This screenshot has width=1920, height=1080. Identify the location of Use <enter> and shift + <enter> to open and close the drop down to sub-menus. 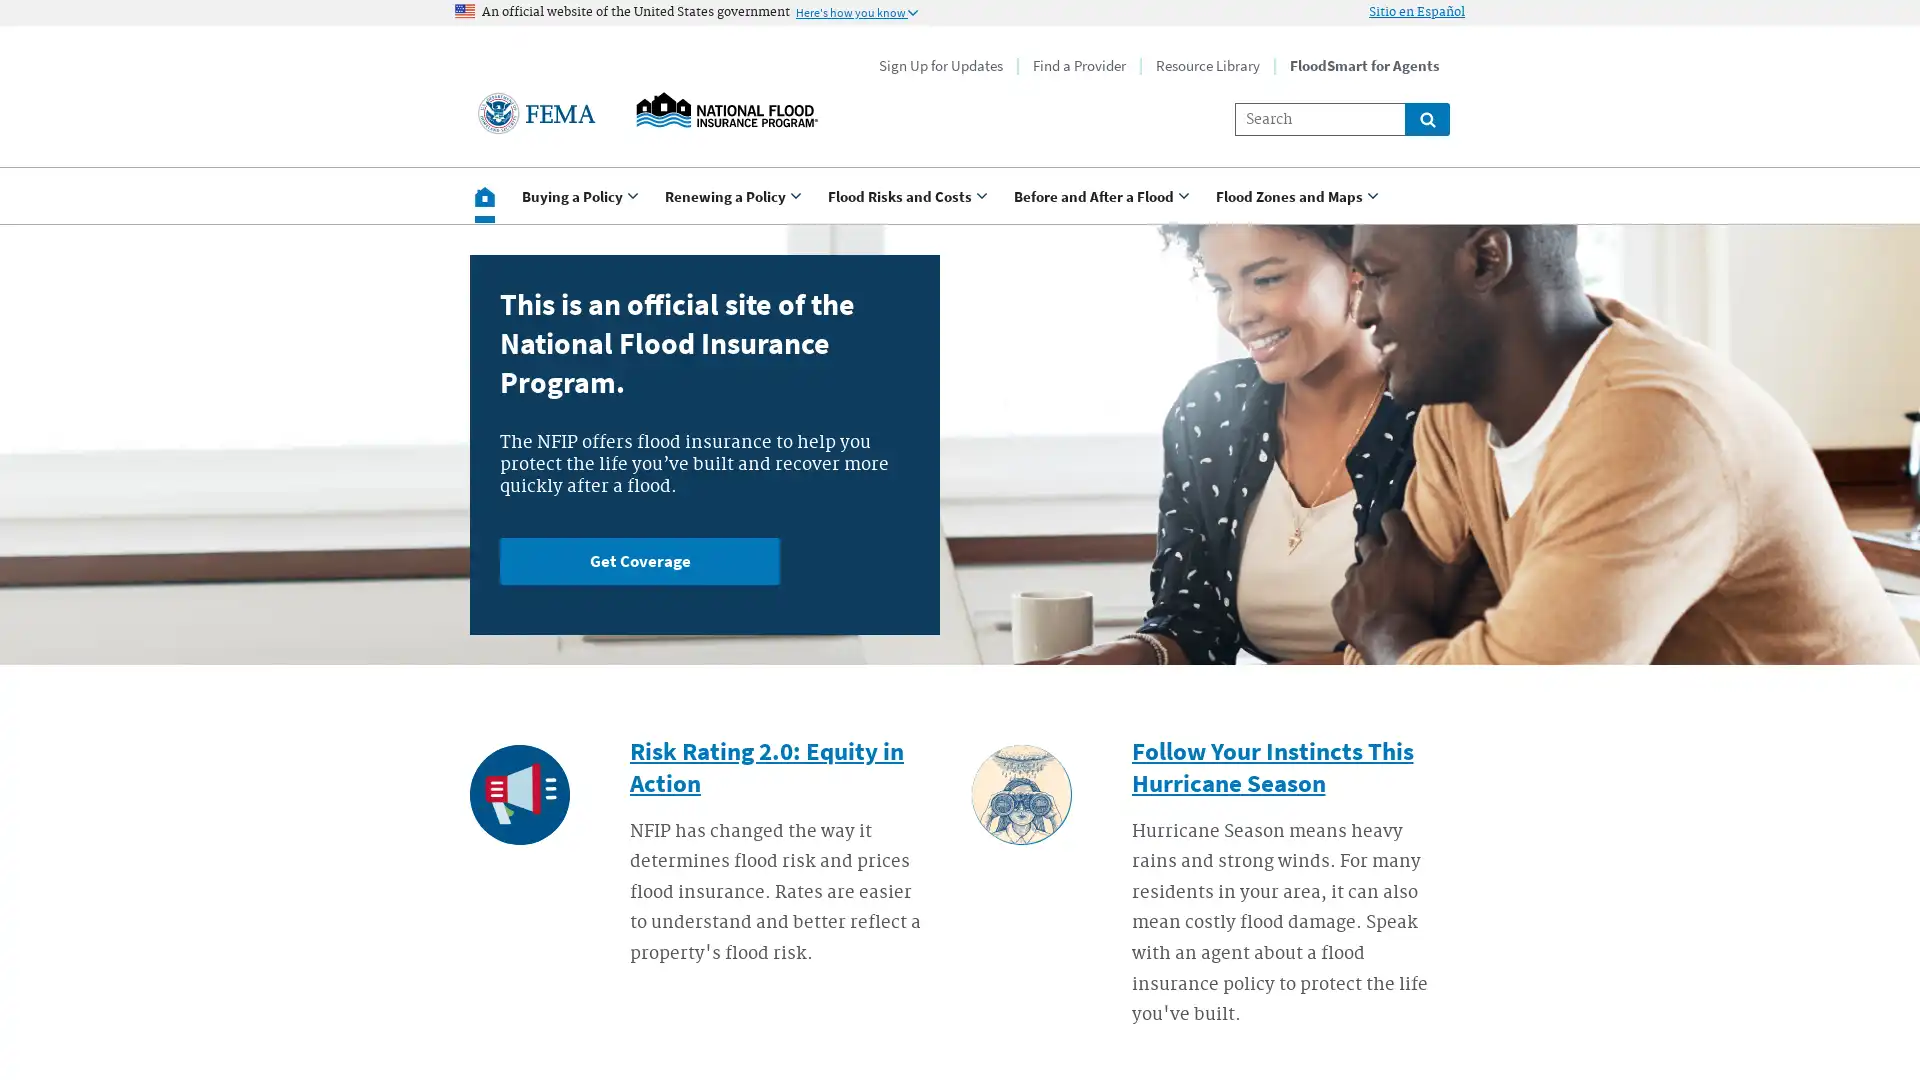
(910, 195).